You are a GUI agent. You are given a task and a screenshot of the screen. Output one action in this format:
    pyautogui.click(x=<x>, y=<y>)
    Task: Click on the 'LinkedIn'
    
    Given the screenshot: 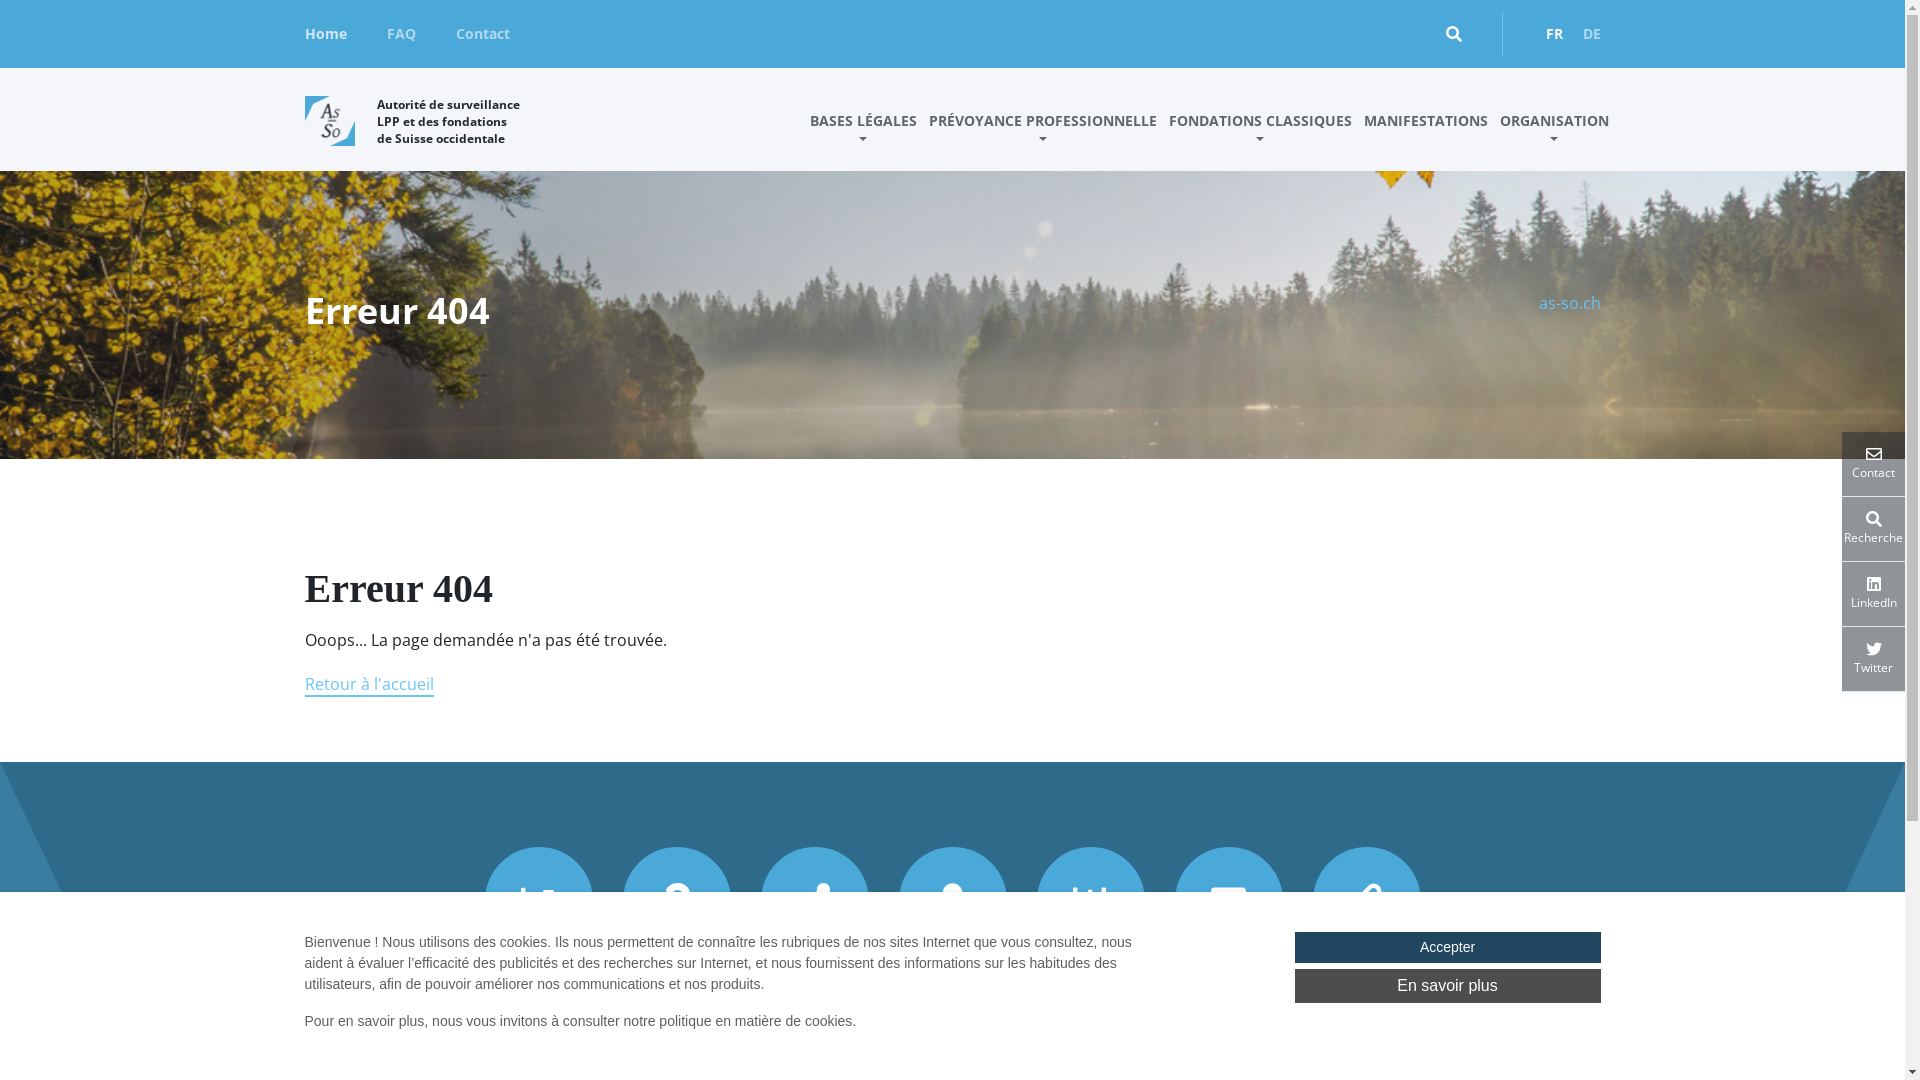 What is the action you would take?
    pyautogui.click(x=1872, y=593)
    